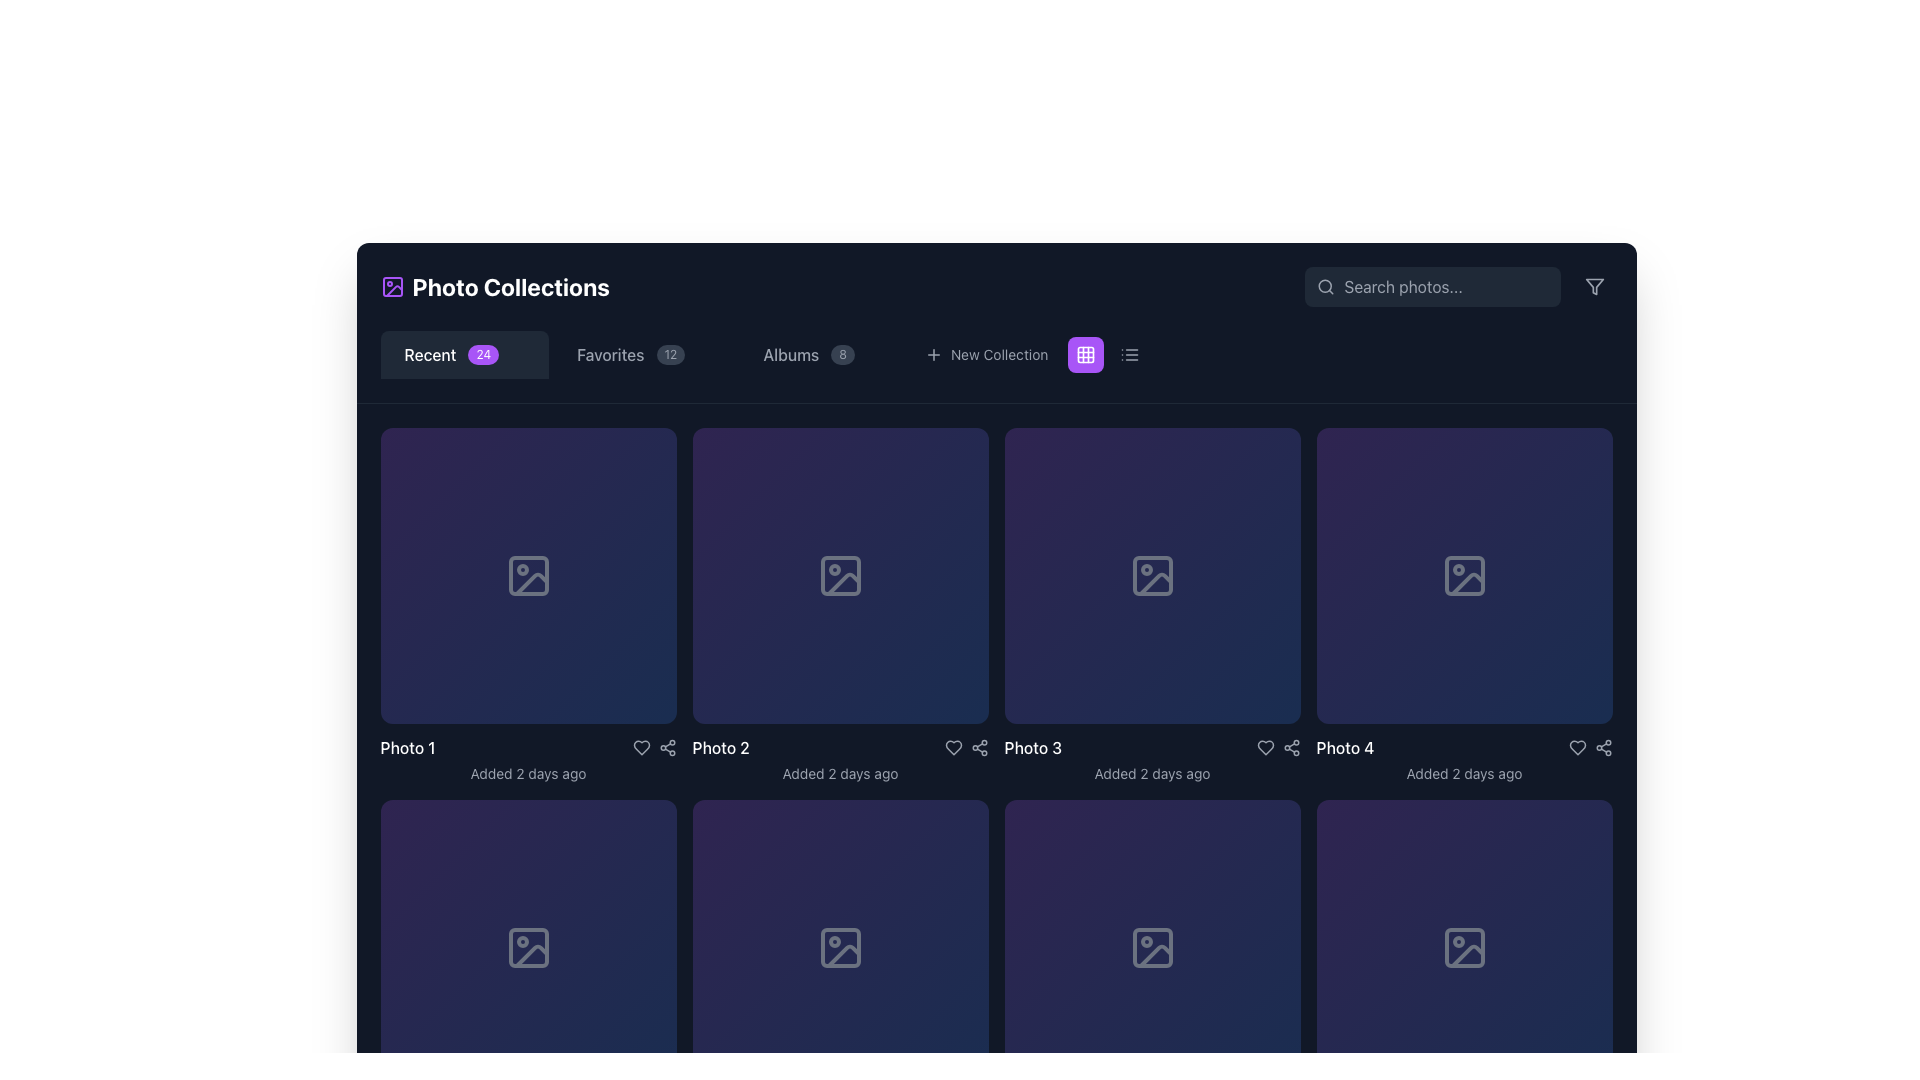 This screenshot has width=1920, height=1080. I want to click on the 'Download' decorative icon located in the third square of the second row of the grid layout, so click(840, 947).